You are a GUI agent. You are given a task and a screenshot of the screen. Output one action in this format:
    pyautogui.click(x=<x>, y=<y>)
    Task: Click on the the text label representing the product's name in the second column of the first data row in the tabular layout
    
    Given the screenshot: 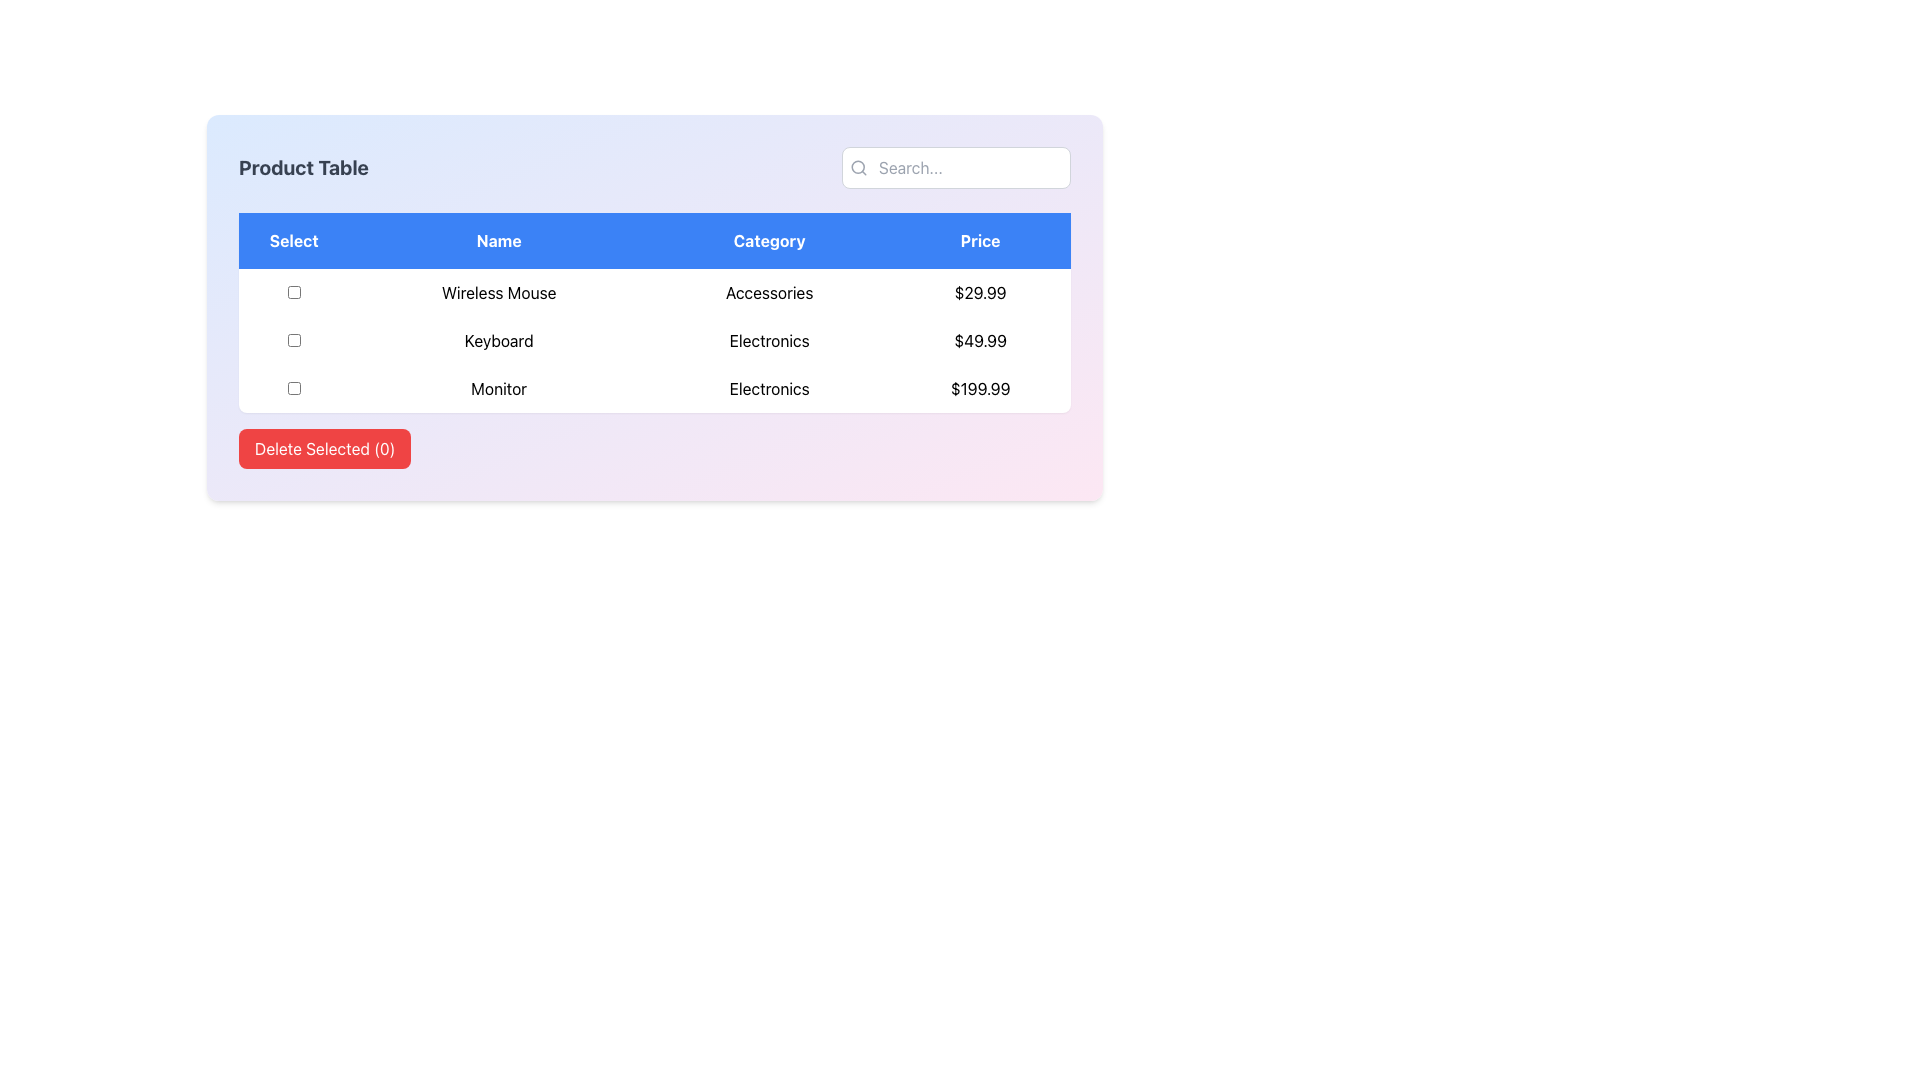 What is the action you would take?
    pyautogui.click(x=499, y=293)
    